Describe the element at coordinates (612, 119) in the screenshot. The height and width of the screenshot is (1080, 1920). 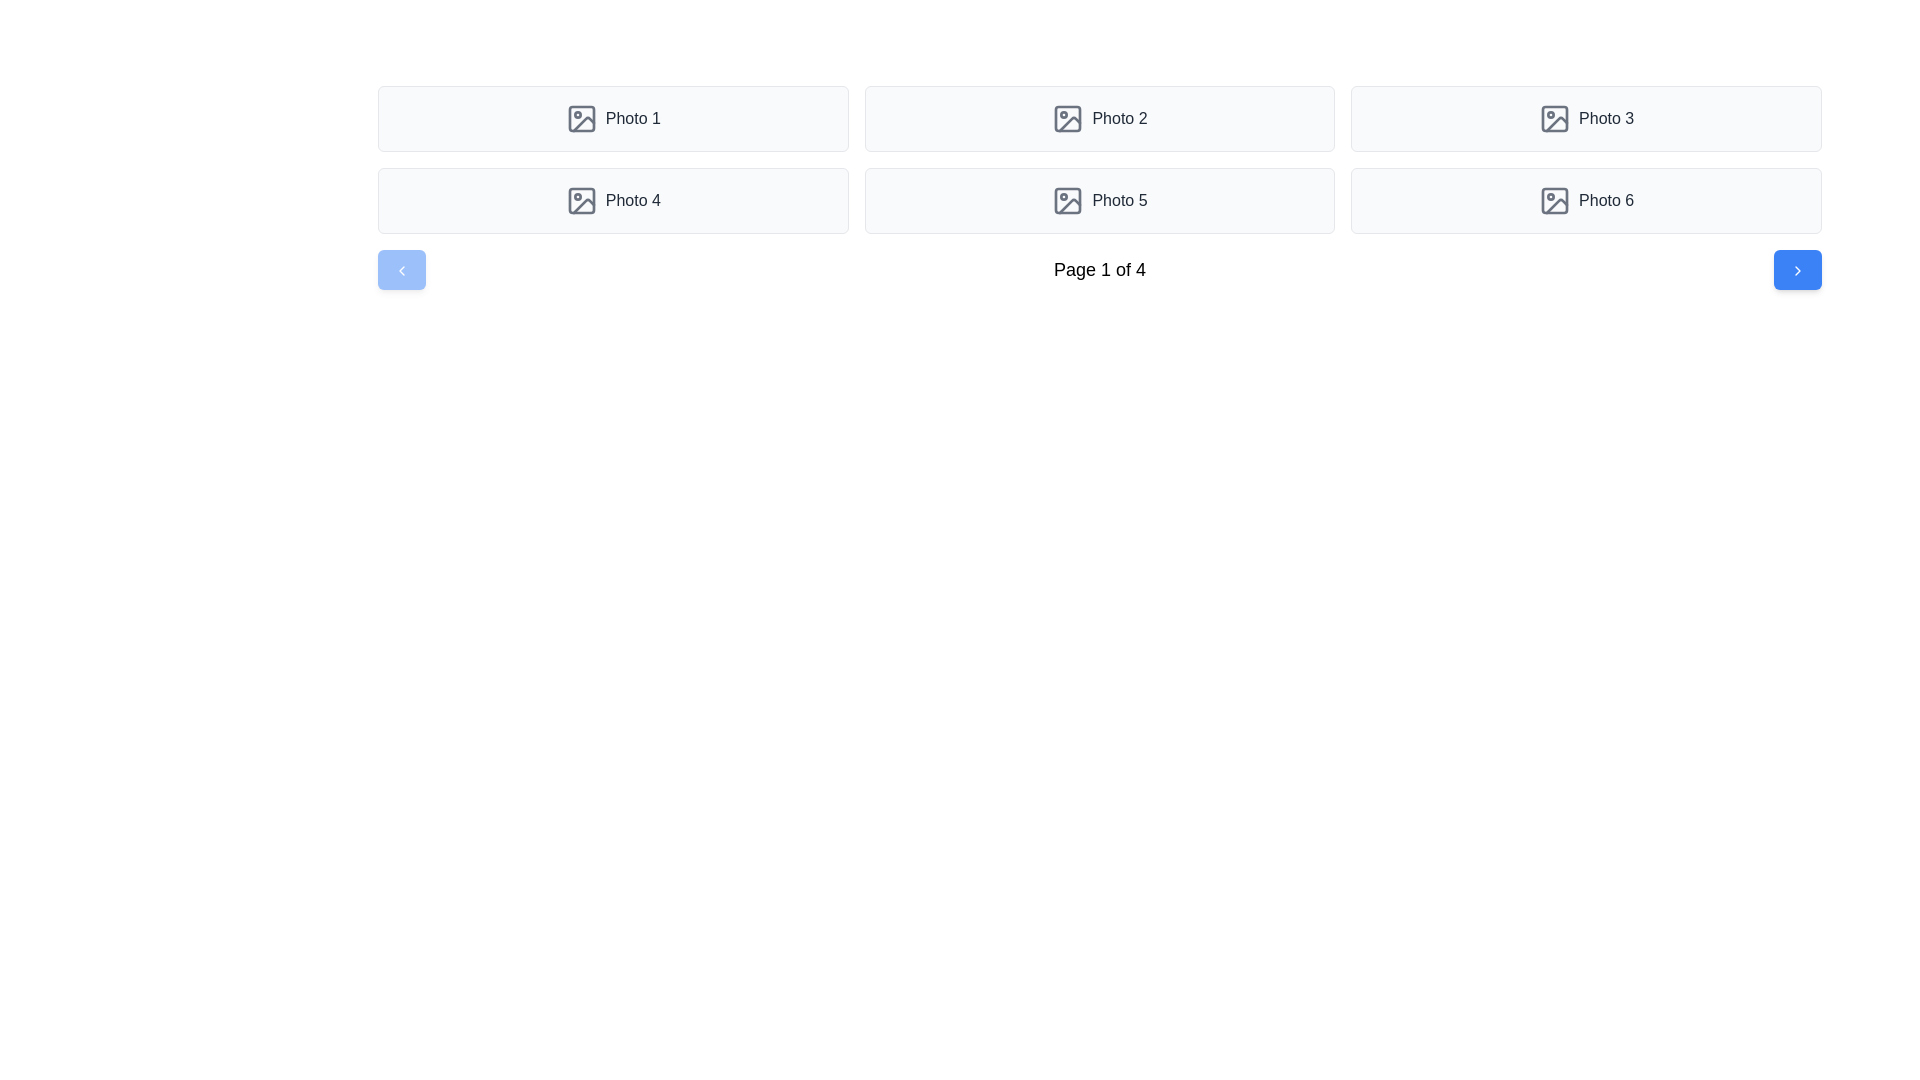
I see `the first card in the grid layout, which represents a photo` at that location.